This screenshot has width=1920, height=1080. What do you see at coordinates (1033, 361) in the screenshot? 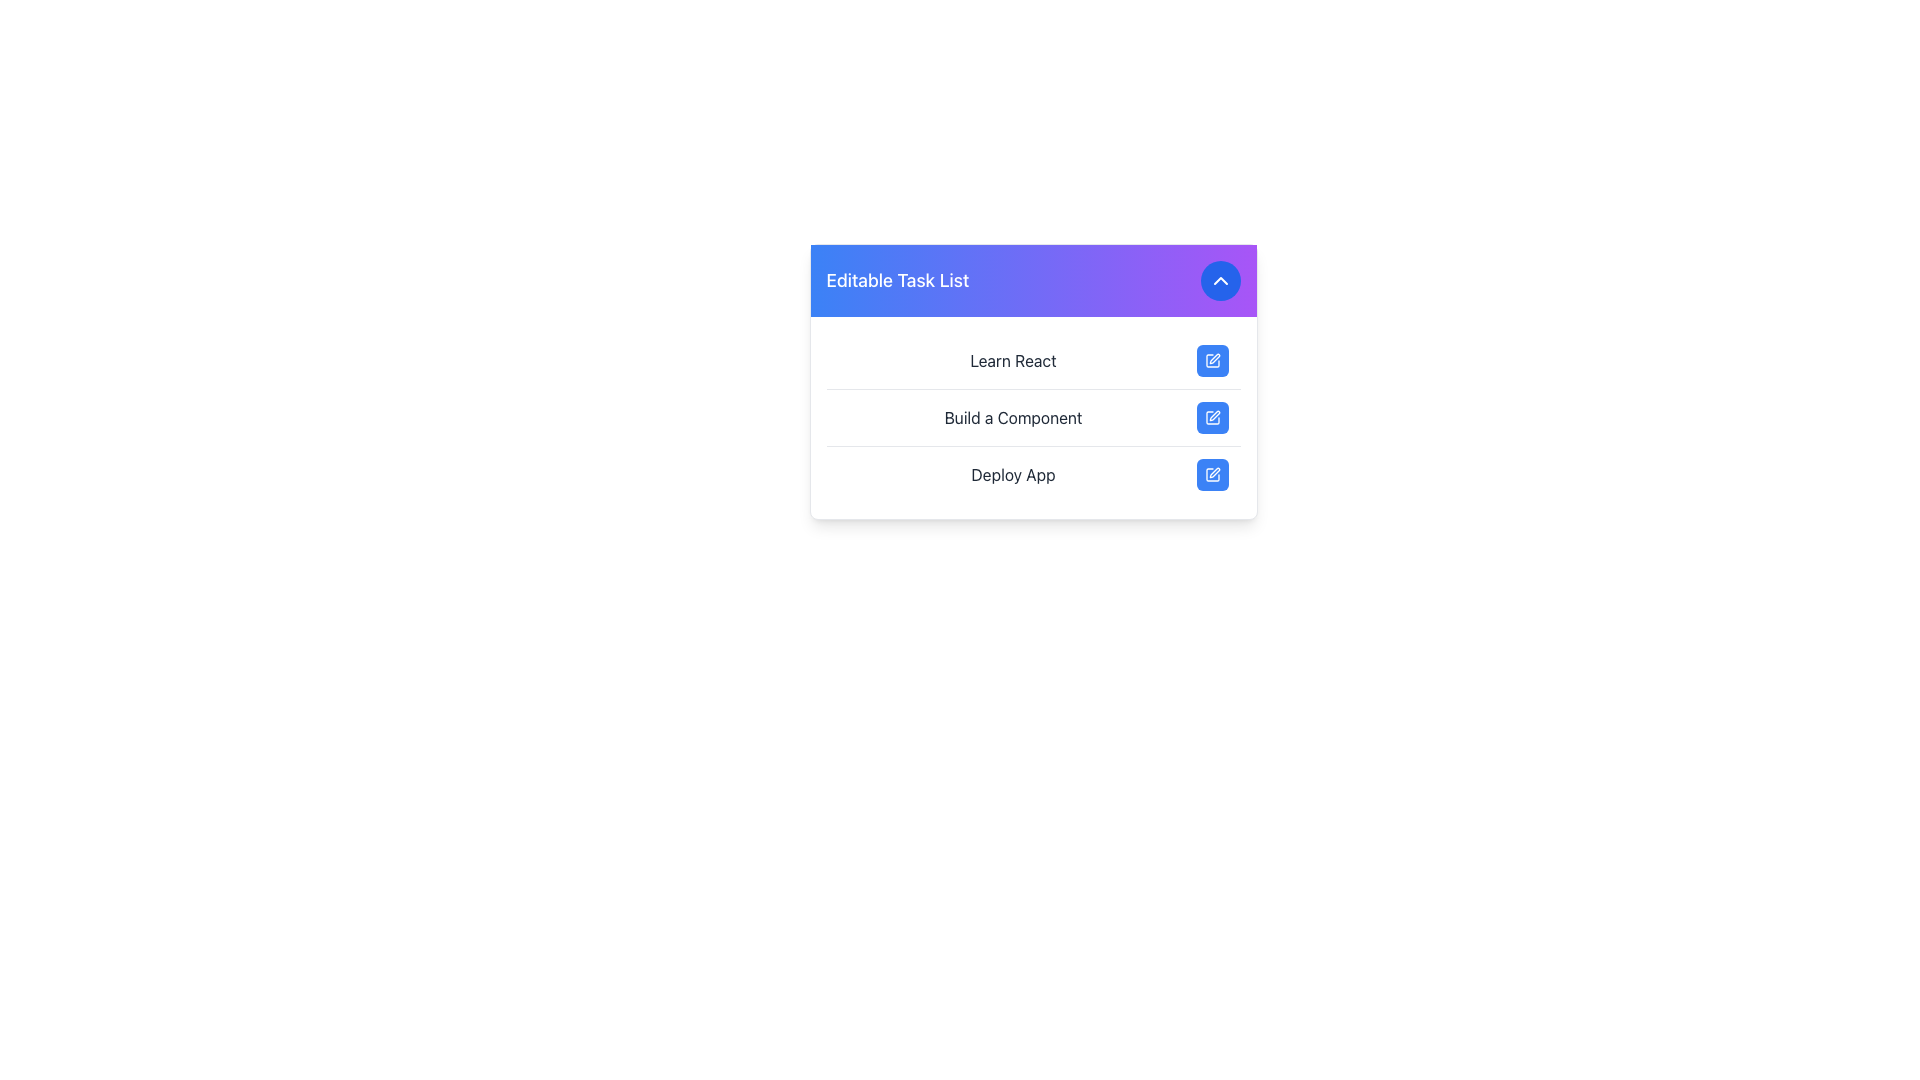
I see `the first item in the 'Editable Task List' that contains the label 'Learn React' and an adjacent blue edit button` at bounding box center [1033, 361].